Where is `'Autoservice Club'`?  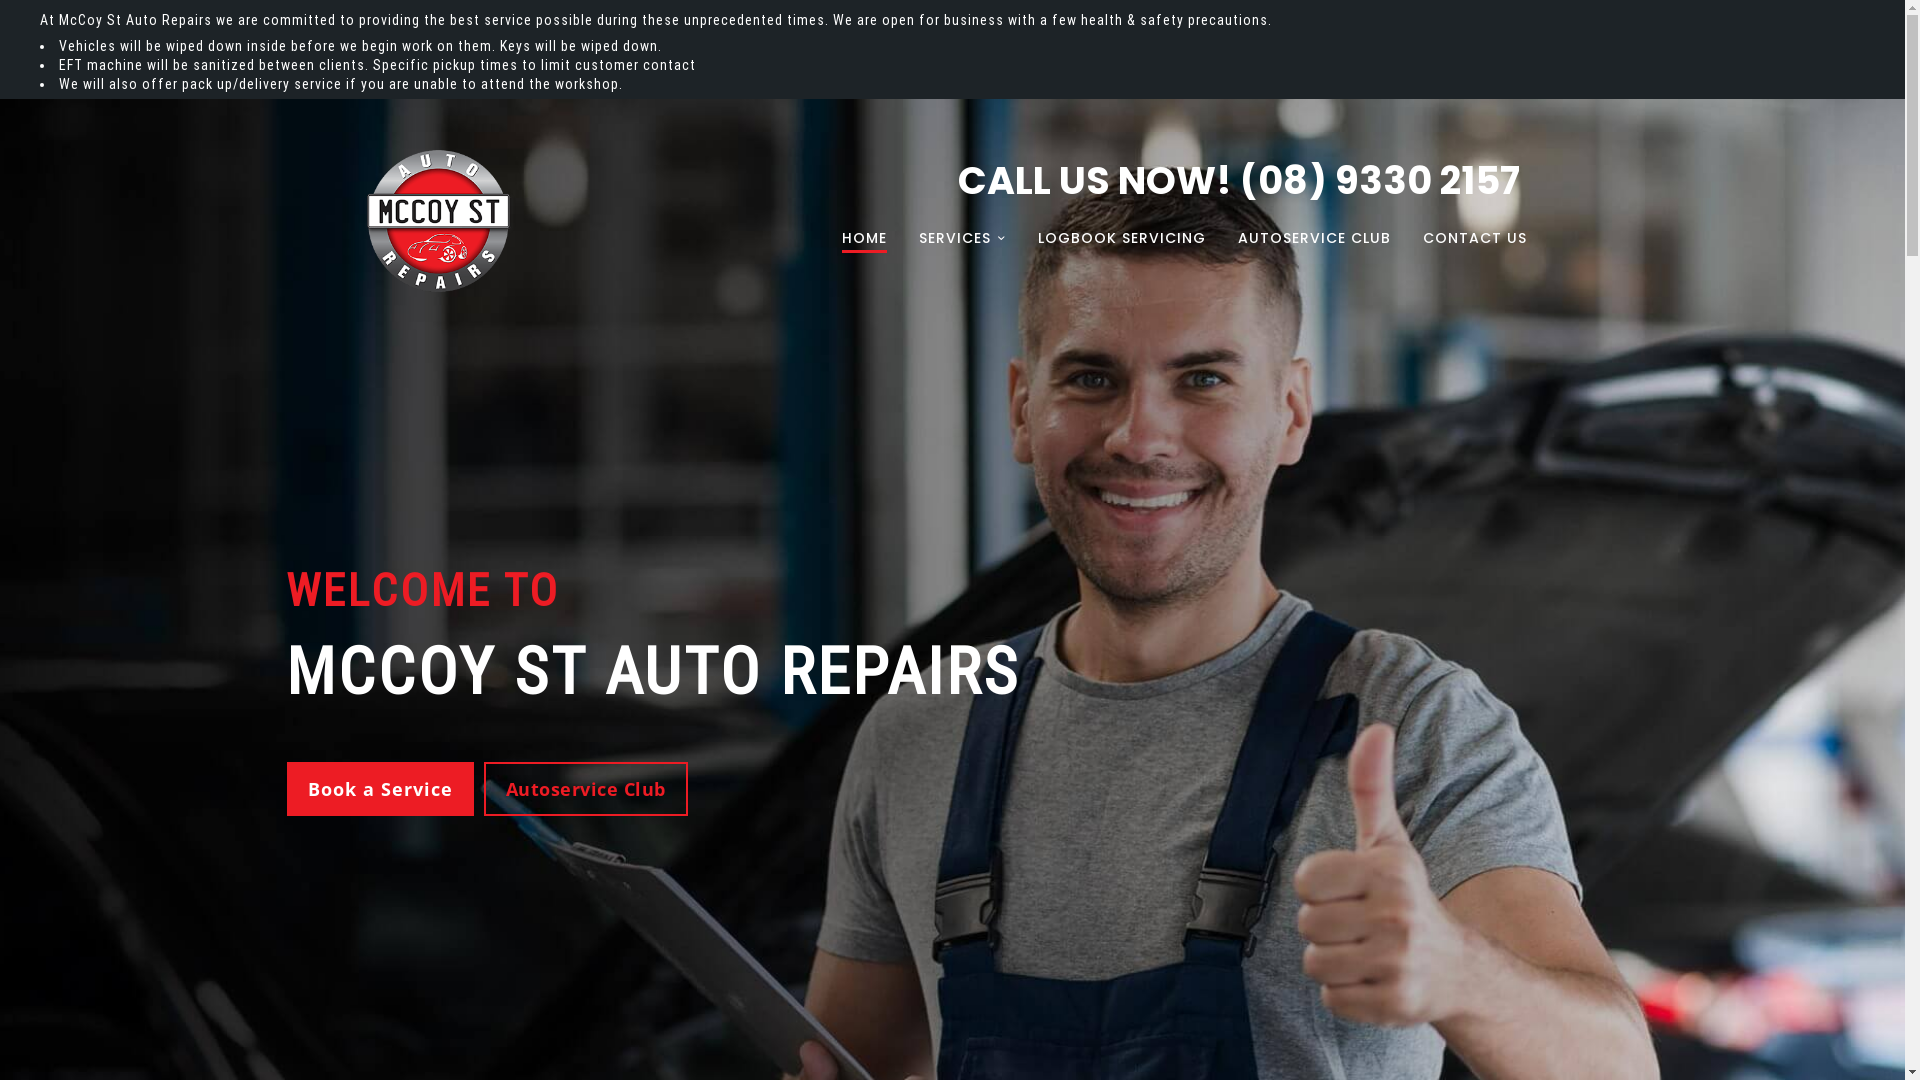 'Autoservice Club' is located at coordinates (484, 788).